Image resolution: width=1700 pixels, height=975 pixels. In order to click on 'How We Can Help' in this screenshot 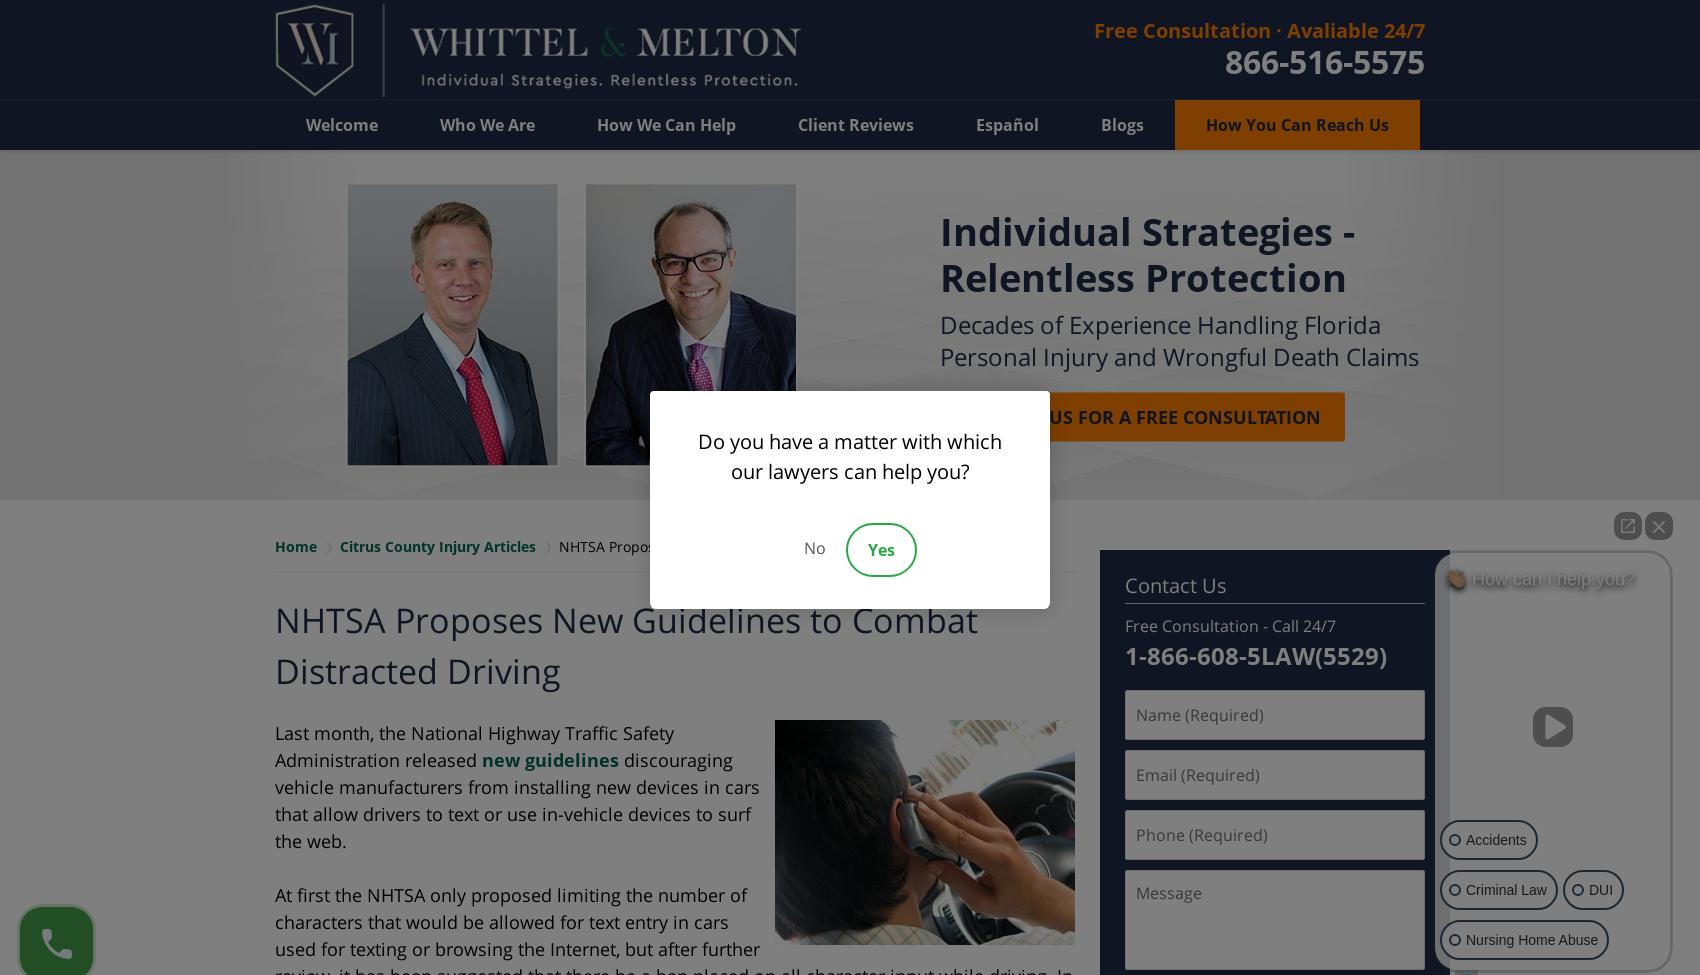, I will do `click(666, 123)`.